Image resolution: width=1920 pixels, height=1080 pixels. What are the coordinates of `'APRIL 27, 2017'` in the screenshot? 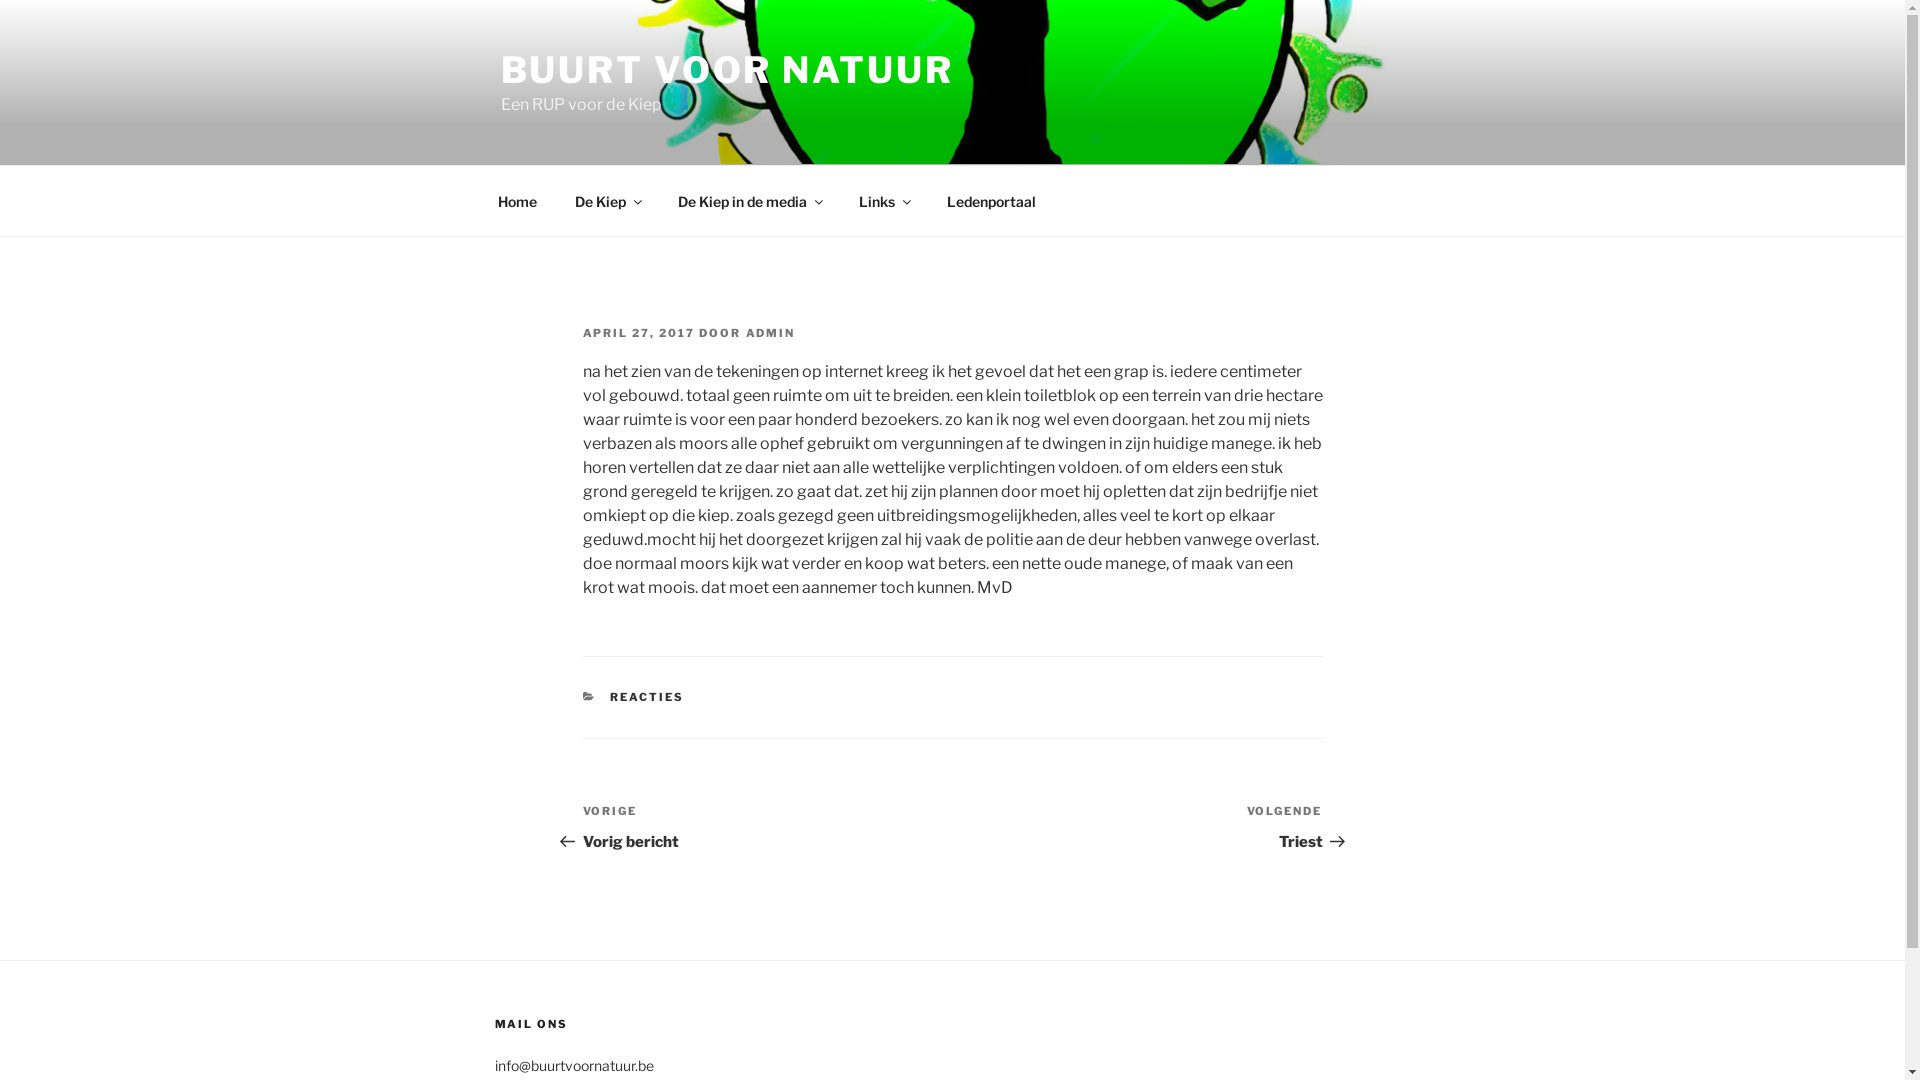 It's located at (580, 331).